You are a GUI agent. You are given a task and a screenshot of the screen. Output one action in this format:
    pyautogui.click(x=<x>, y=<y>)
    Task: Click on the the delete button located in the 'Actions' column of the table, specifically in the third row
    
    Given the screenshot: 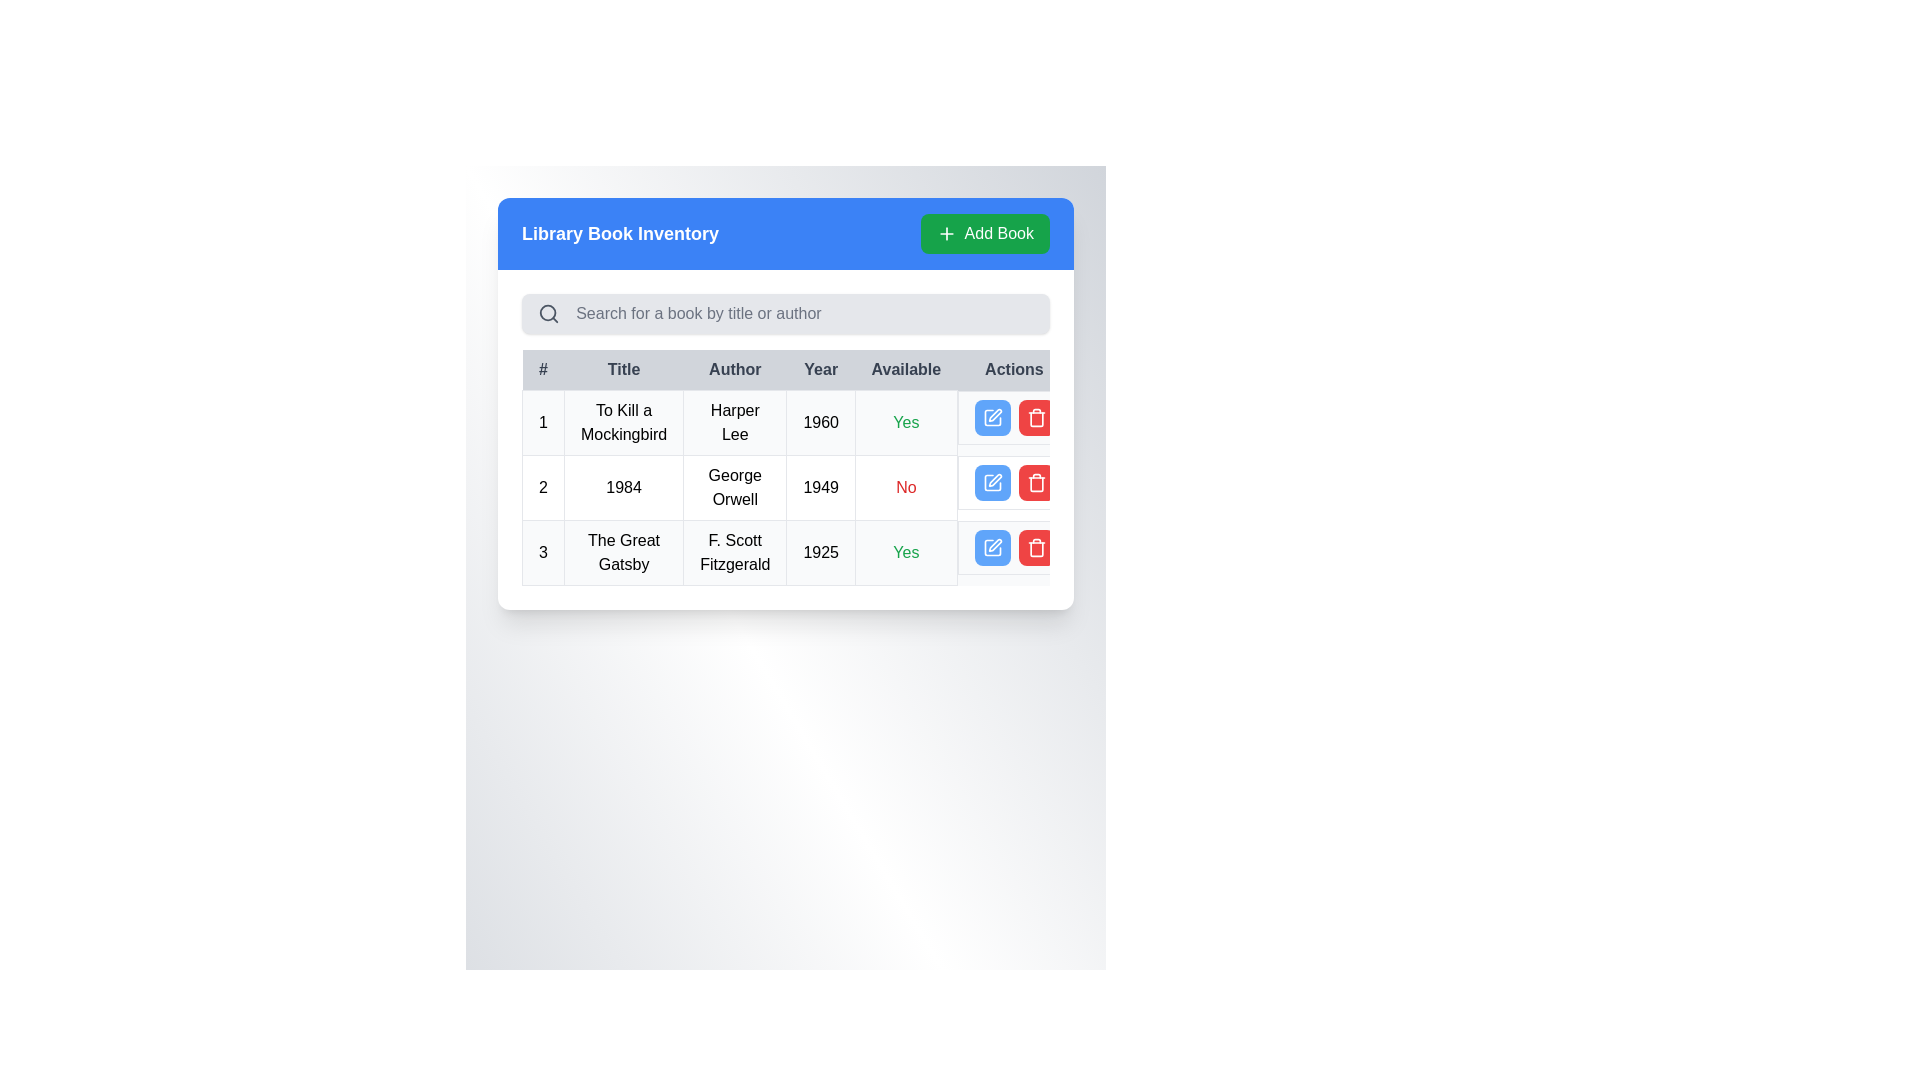 What is the action you would take?
    pyautogui.click(x=1036, y=482)
    